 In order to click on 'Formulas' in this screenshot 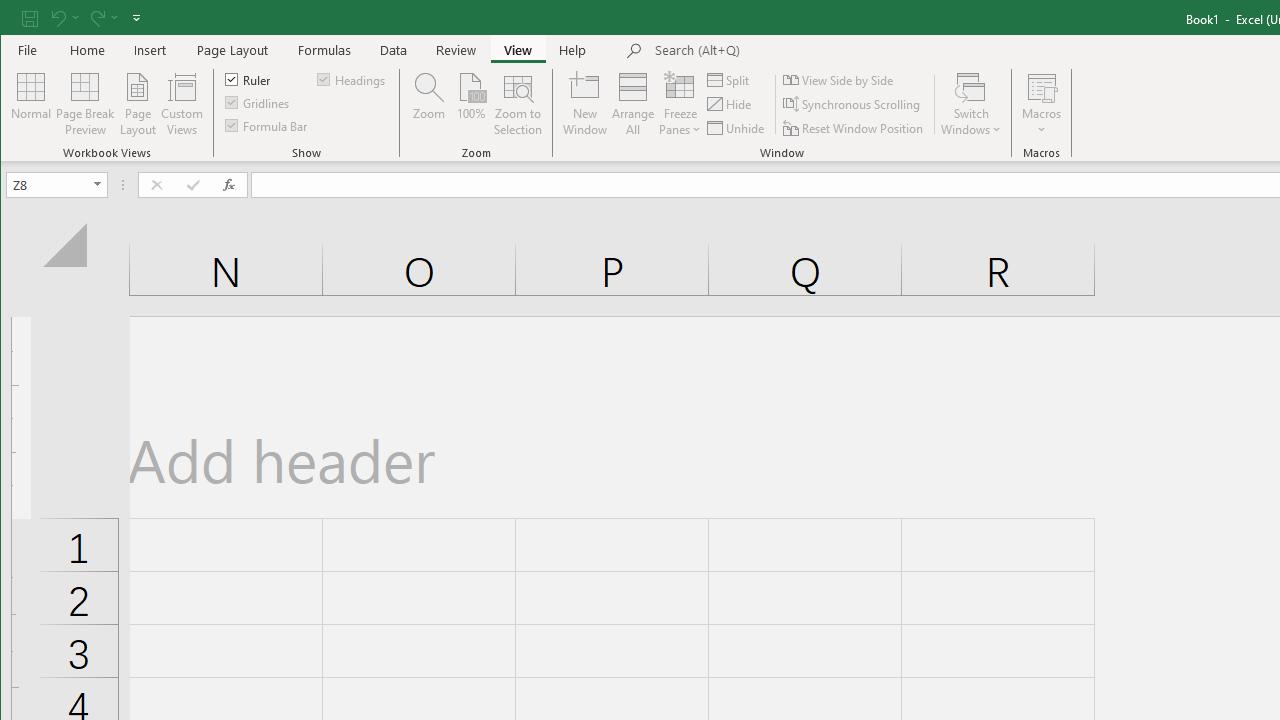, I will do `click(325, 49)`.